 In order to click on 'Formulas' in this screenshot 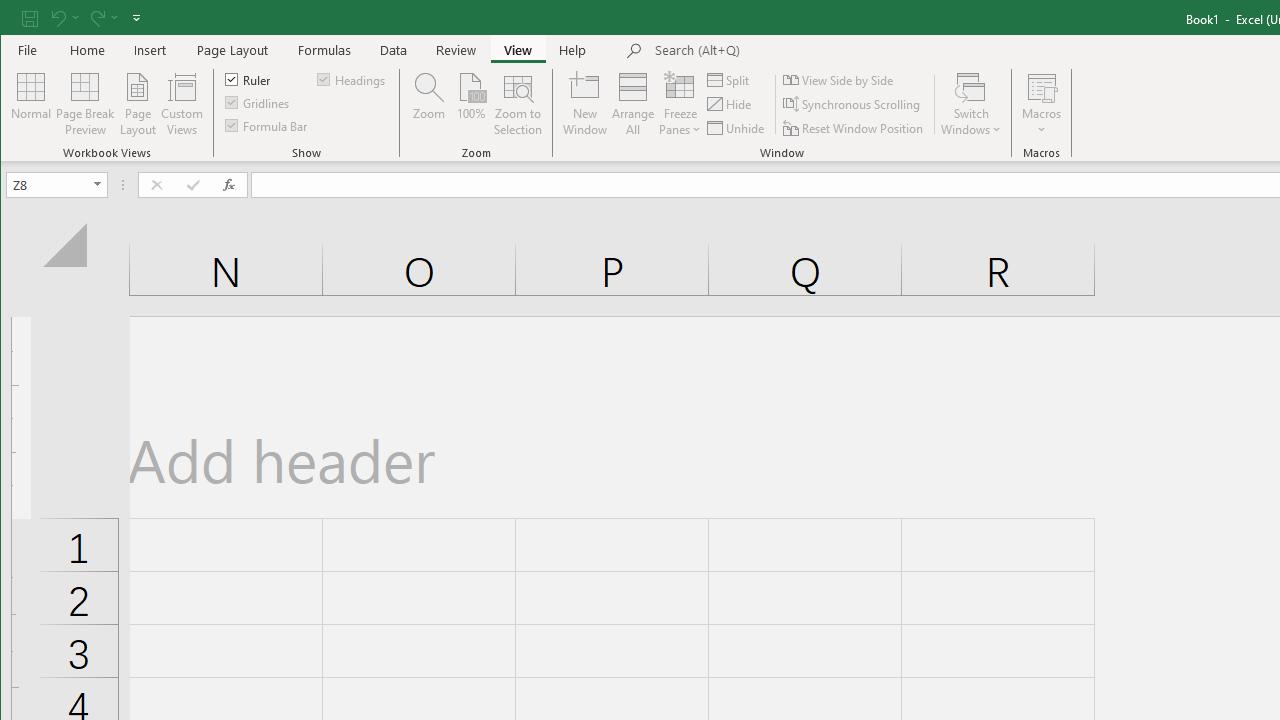, I will do `click(325, 49)`.